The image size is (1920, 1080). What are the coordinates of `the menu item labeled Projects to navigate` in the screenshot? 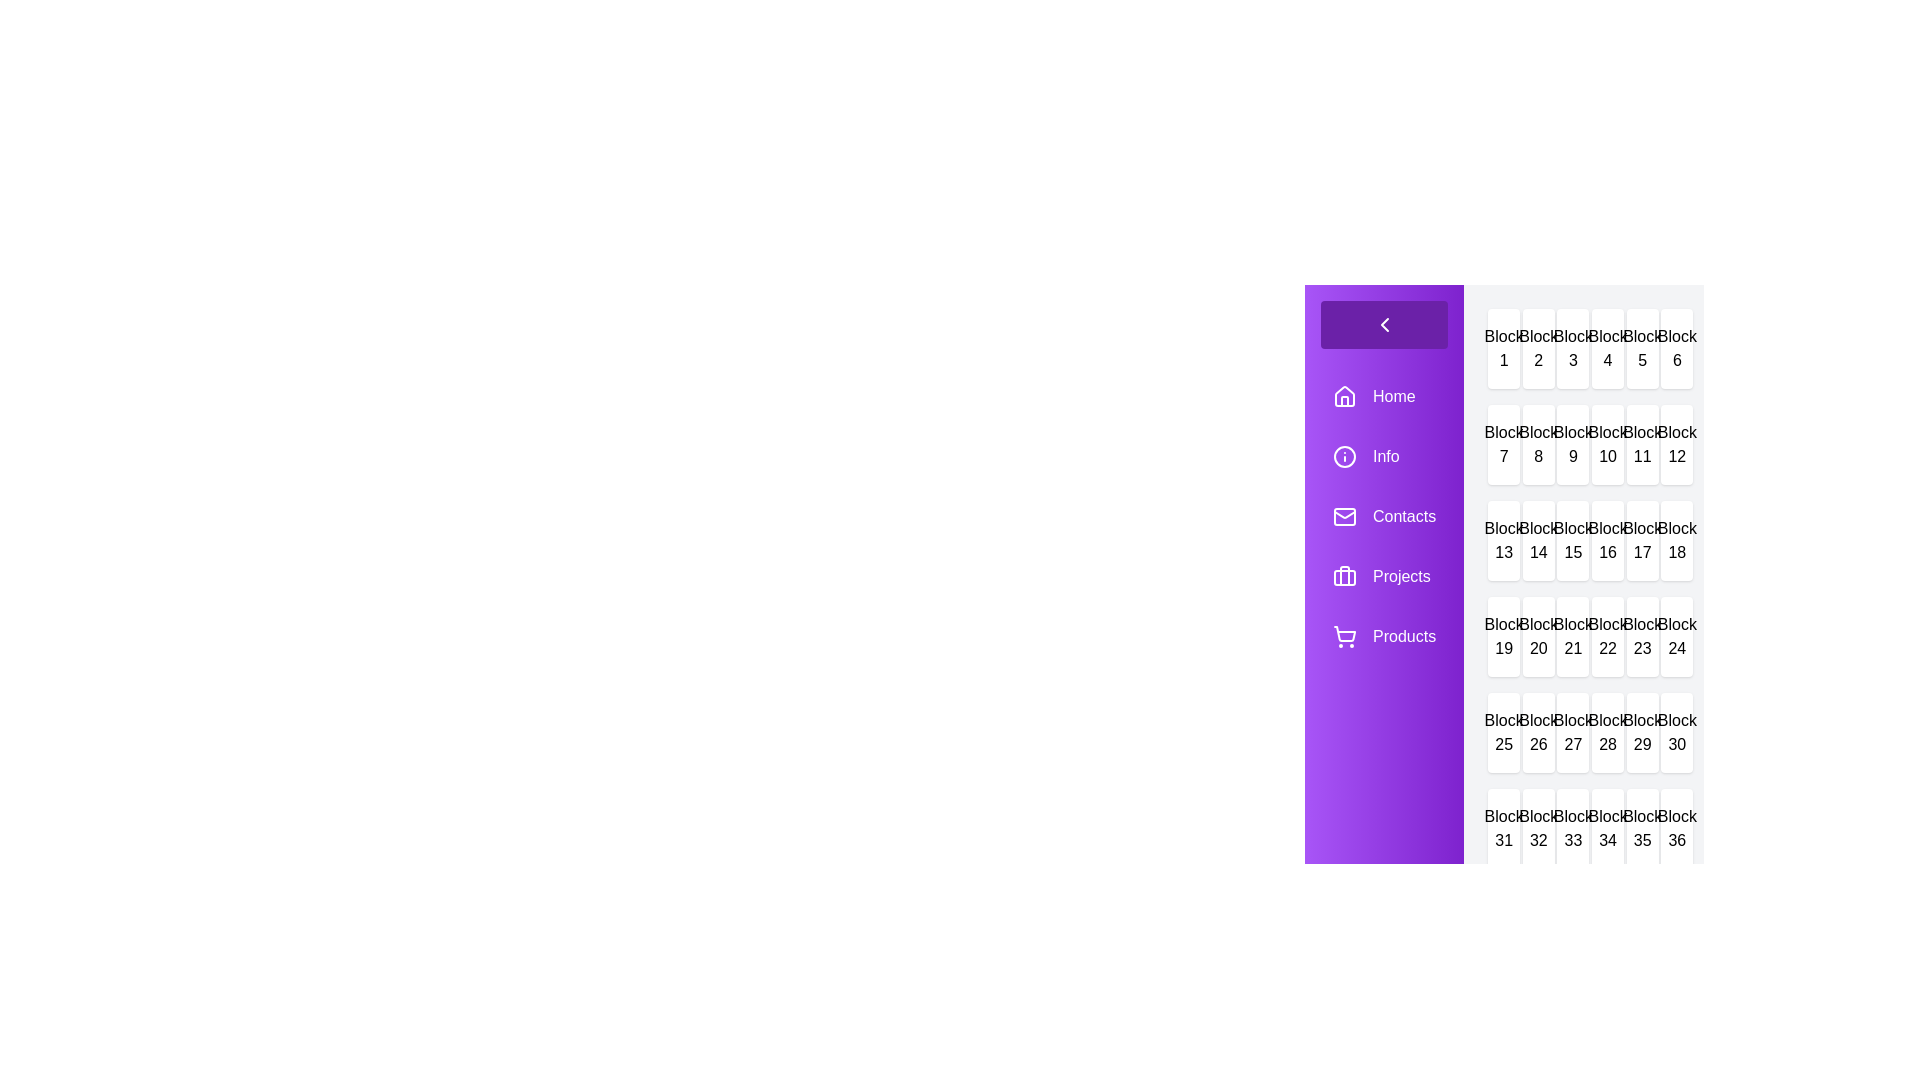 It's located at (1382, 577).